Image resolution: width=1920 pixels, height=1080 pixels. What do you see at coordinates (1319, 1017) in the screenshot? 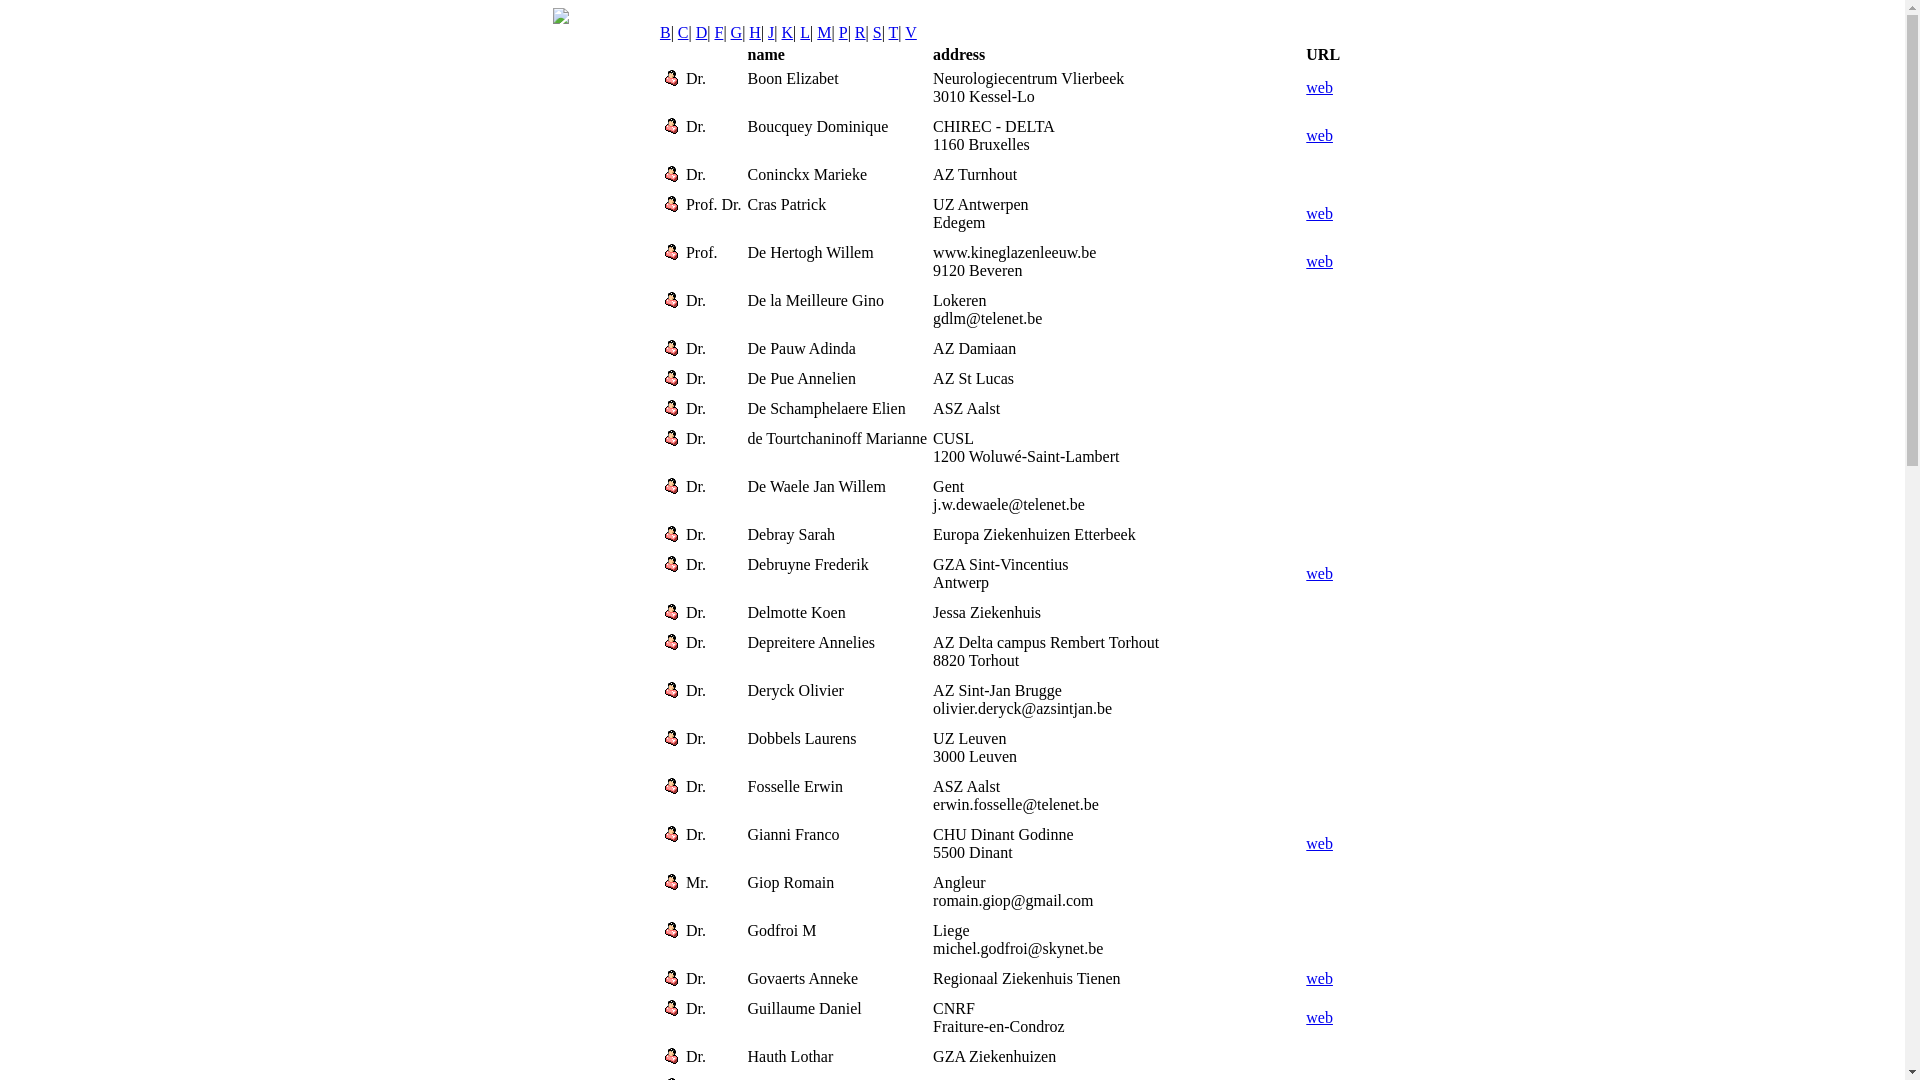
I see `'web'` at bounding box center [1319, 1017].